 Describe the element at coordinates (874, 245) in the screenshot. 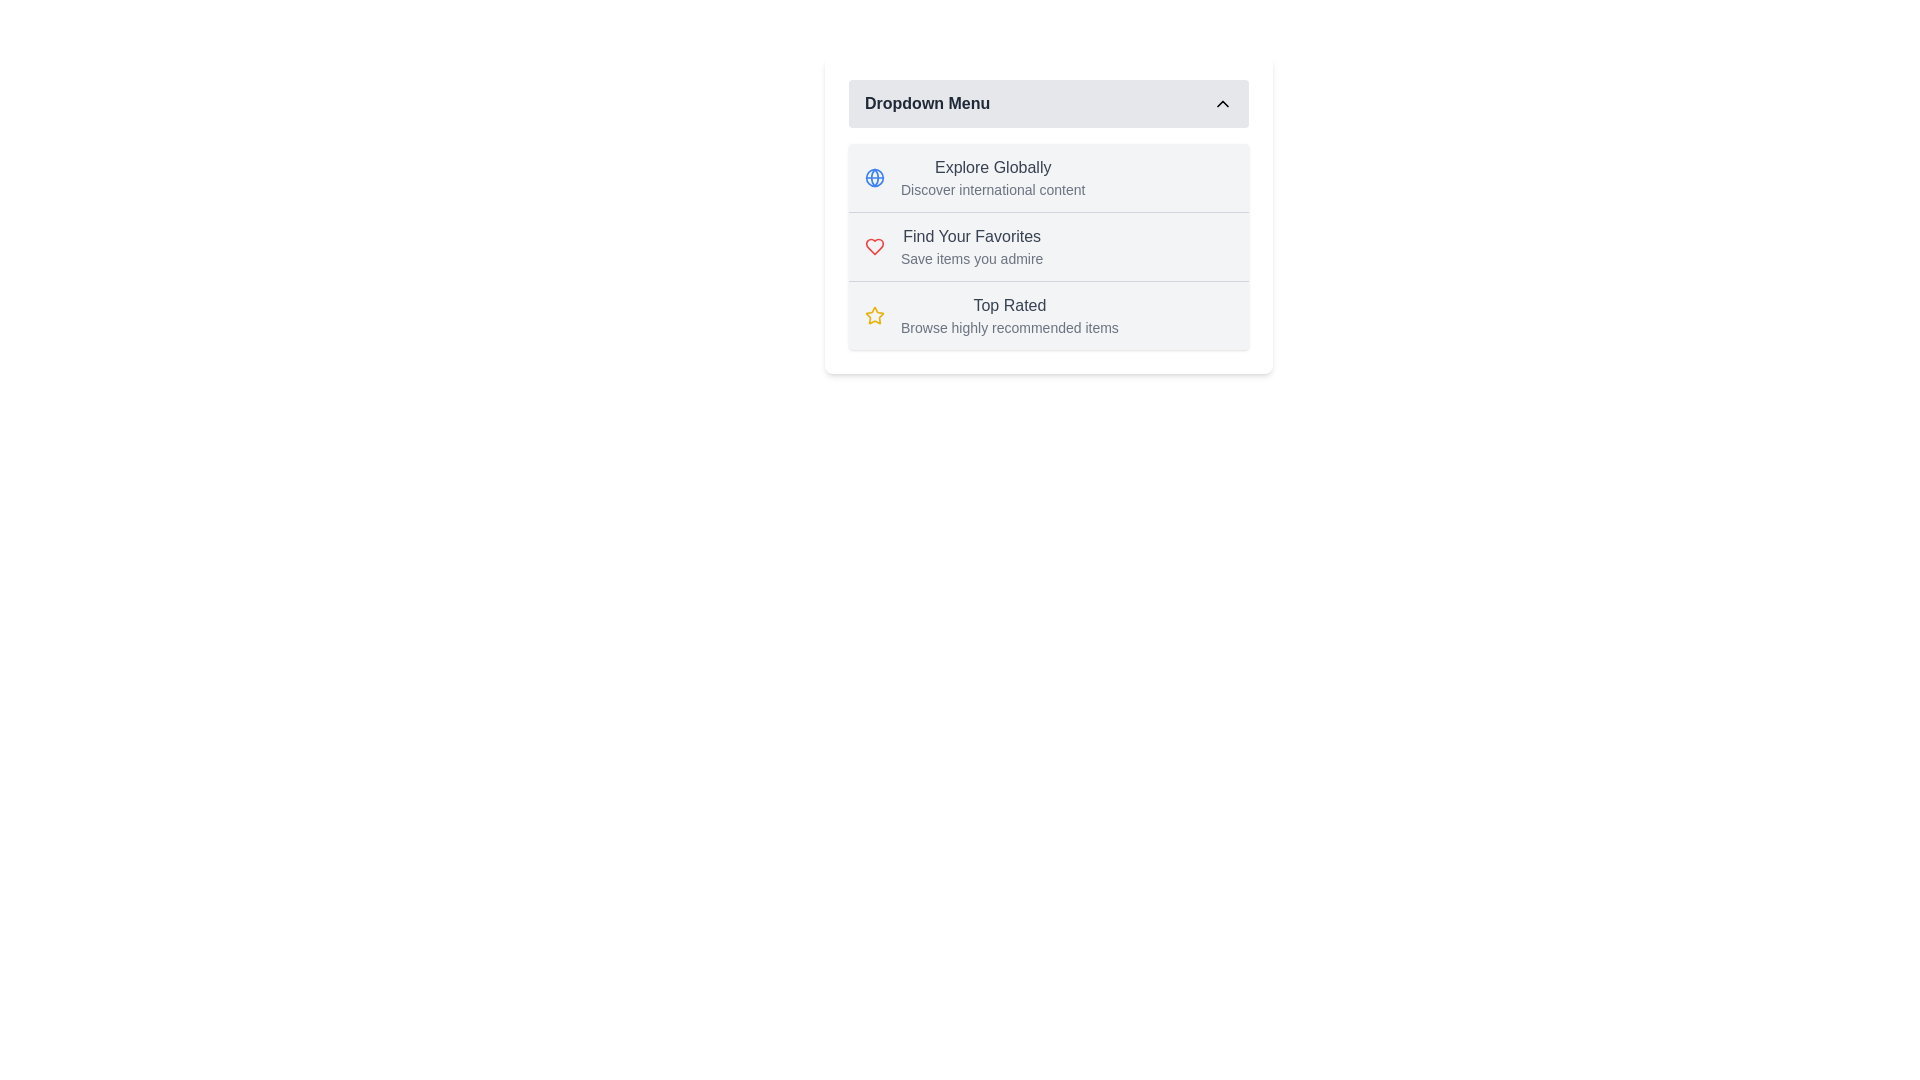

I see `the heart-shaped 'favorite' icon in the dropdown menu labeled 'Find Your Favorites', which is located to the left of the descriptive text` at that location.